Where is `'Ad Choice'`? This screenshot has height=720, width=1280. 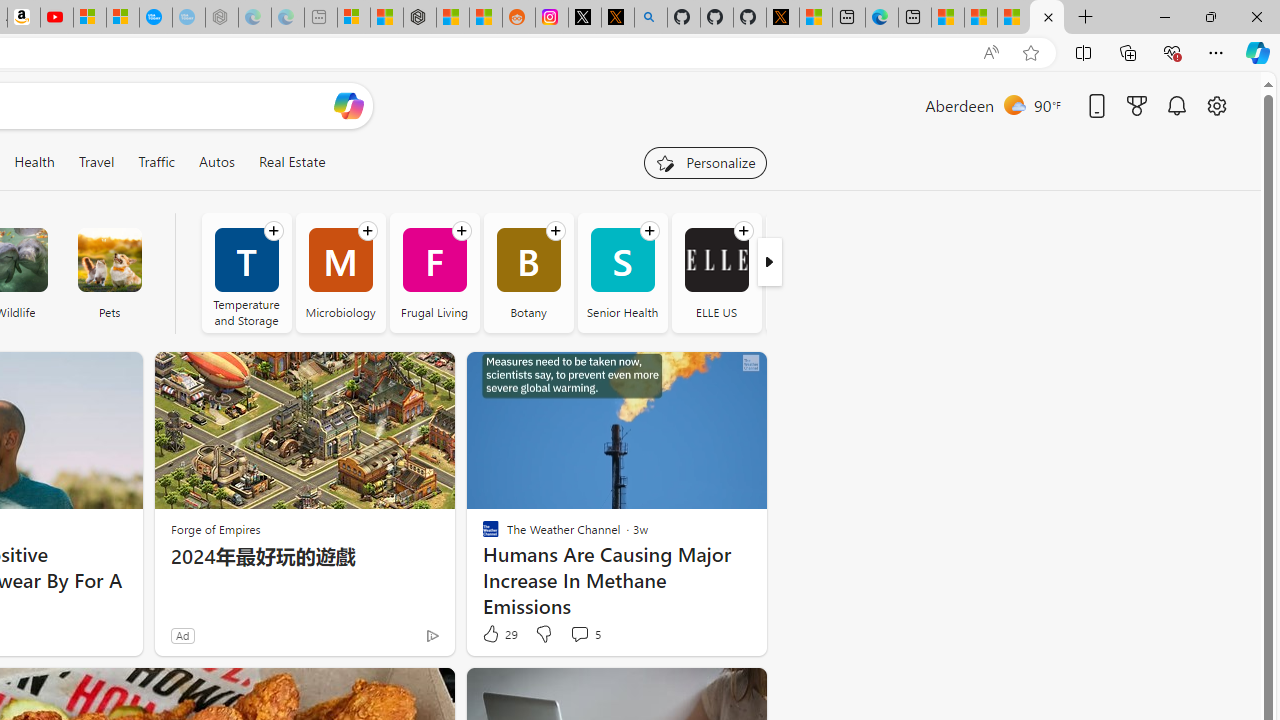 'Ad Choice' is located at coordinates (431, 635).